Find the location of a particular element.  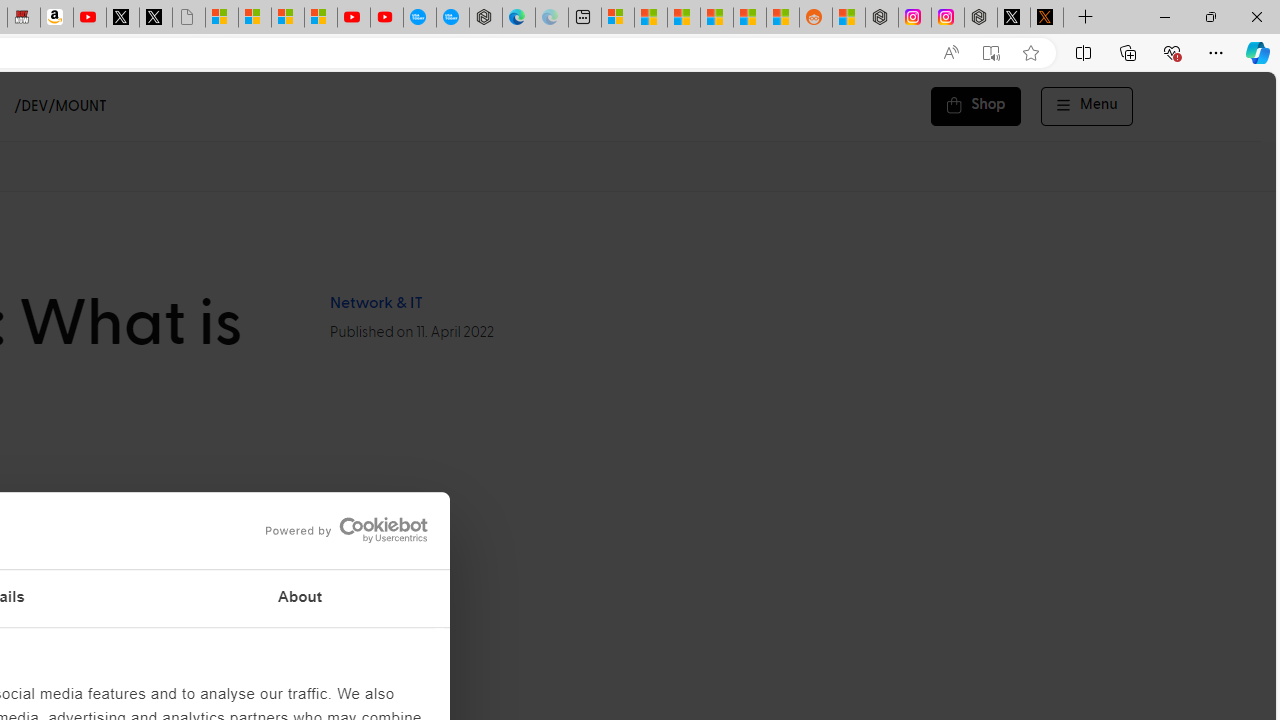

'Nordace - Nordace has arrived Hong Kong' is located at coordinates (485, 17).